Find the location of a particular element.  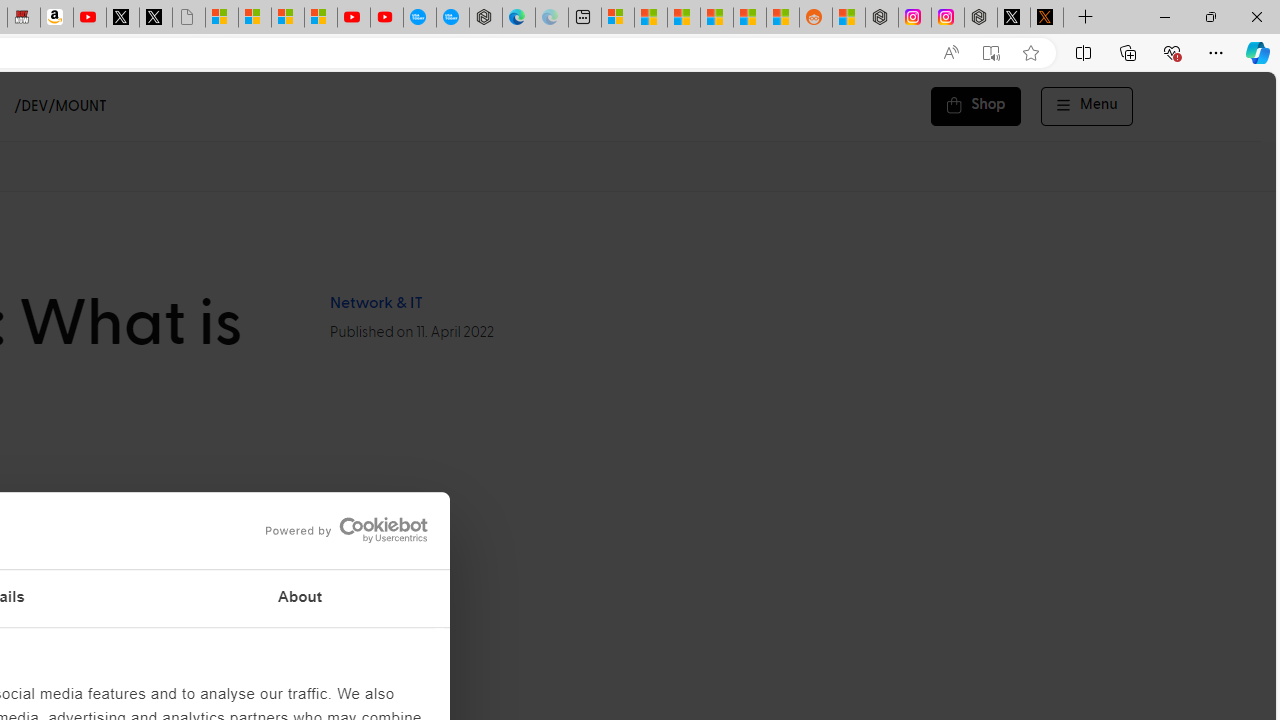

'Nordace - Nordace has arrived Hong Kong' is located at coordinates (485, 17).